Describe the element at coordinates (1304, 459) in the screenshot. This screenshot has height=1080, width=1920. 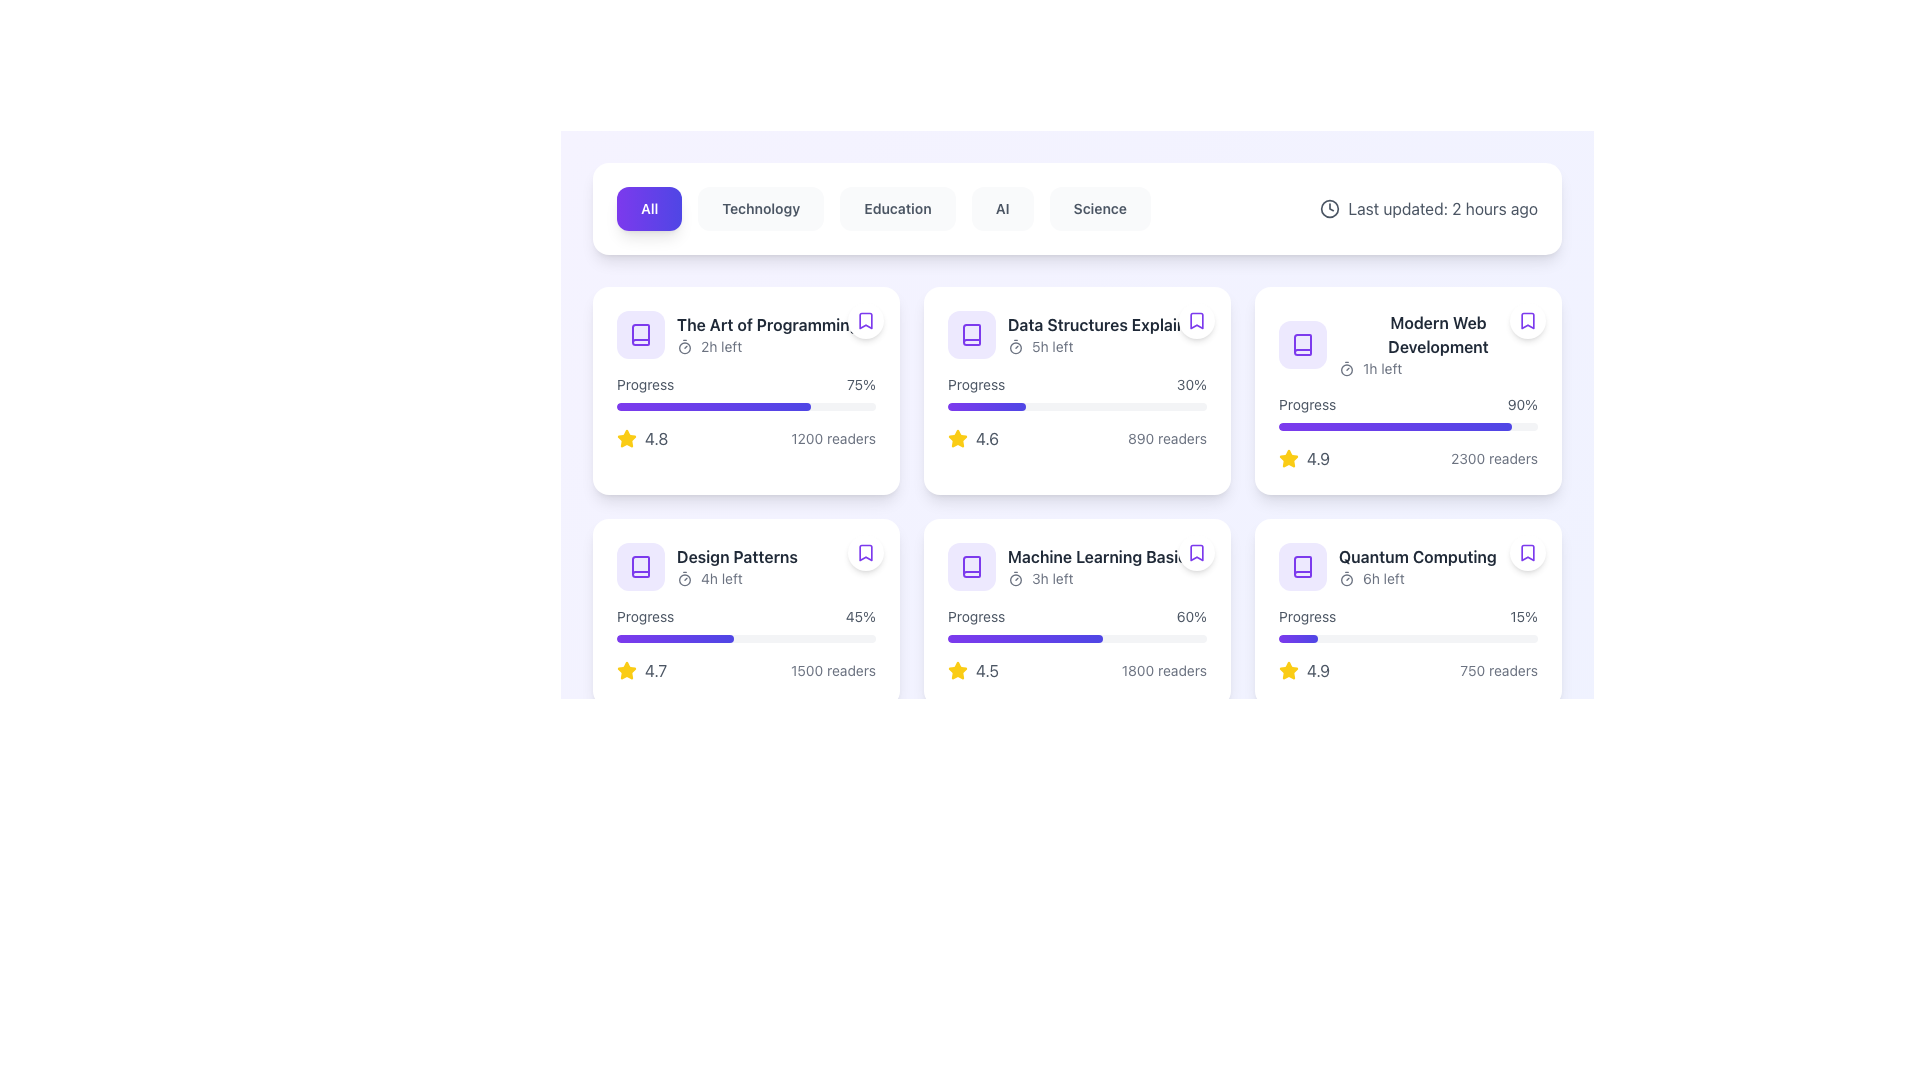
I see `the rating display component that consists of a yellow star icon and the textual rating '4.9' in gray font, located in the first row and third column of the grid, below the progress bar of the 'Modern Web Development' card` at that location.